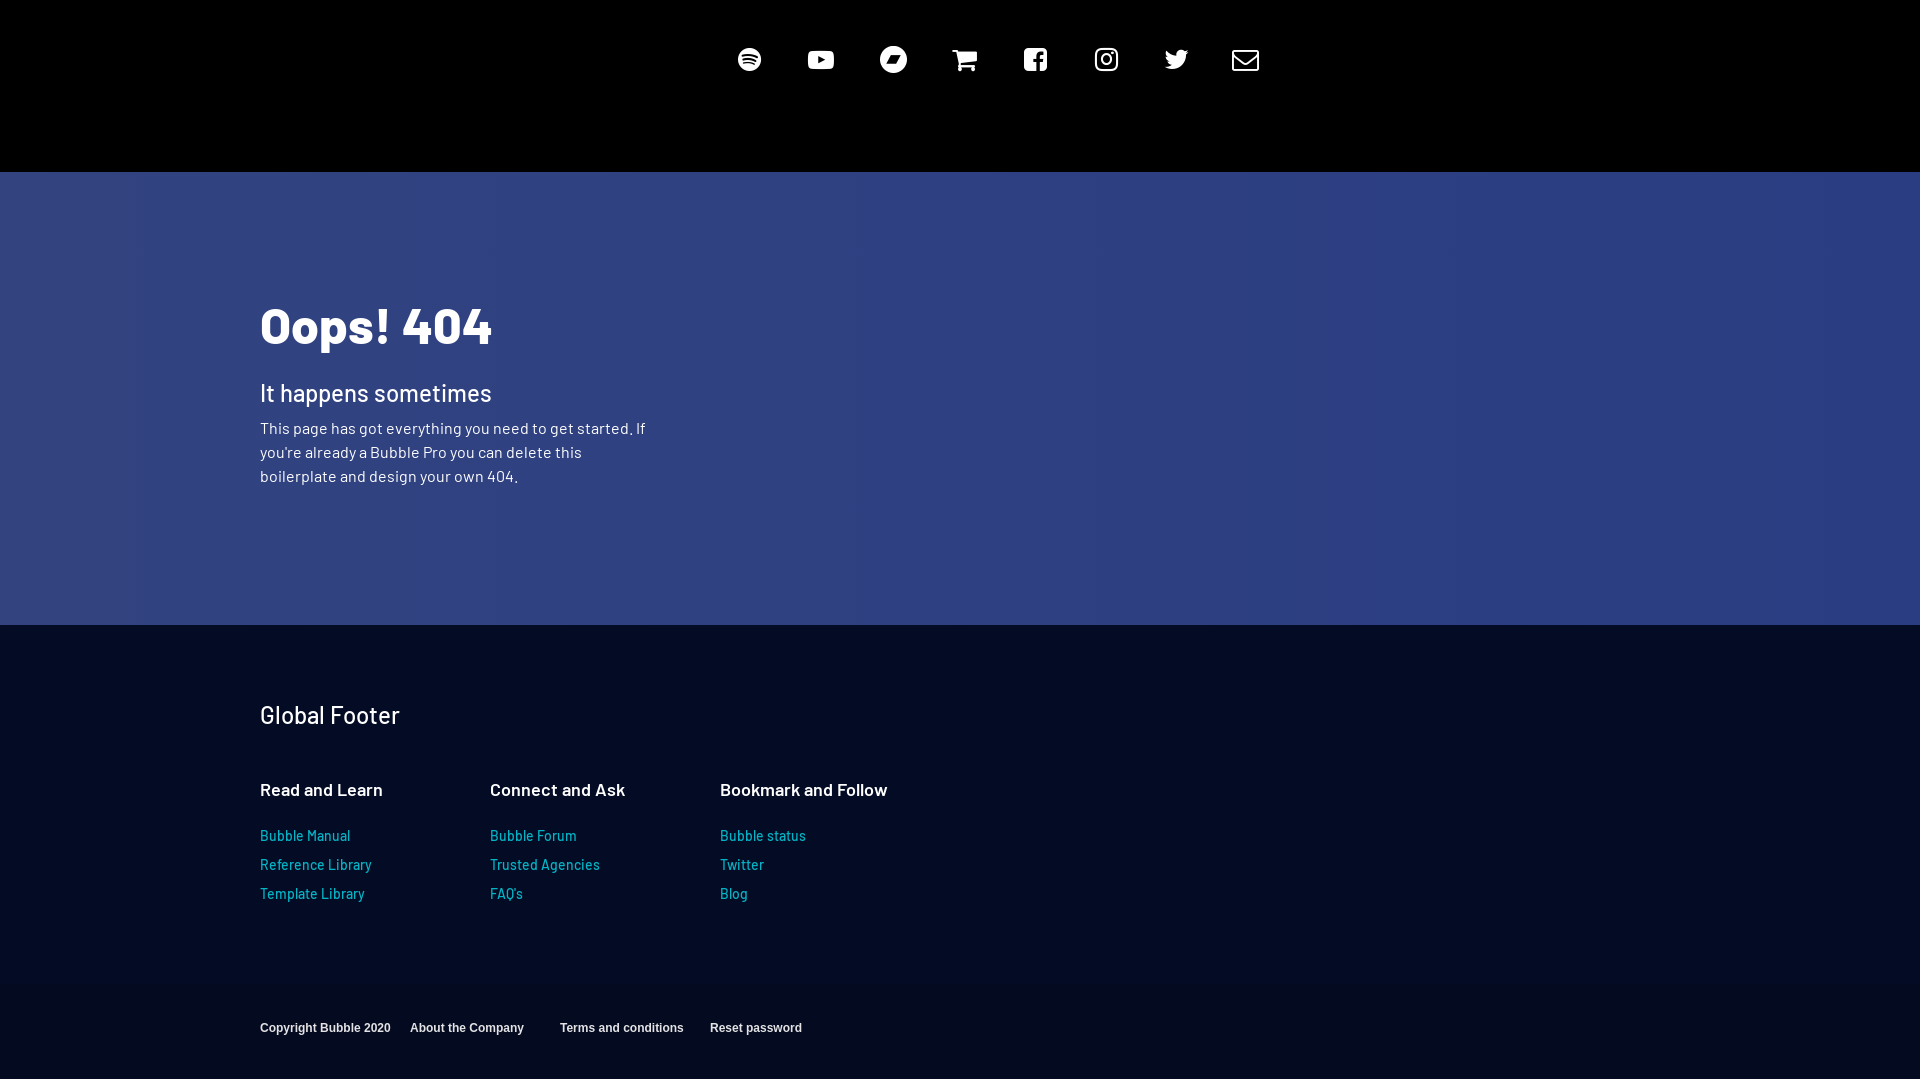  I want to click on 'FAQ's', so click(564, 901).